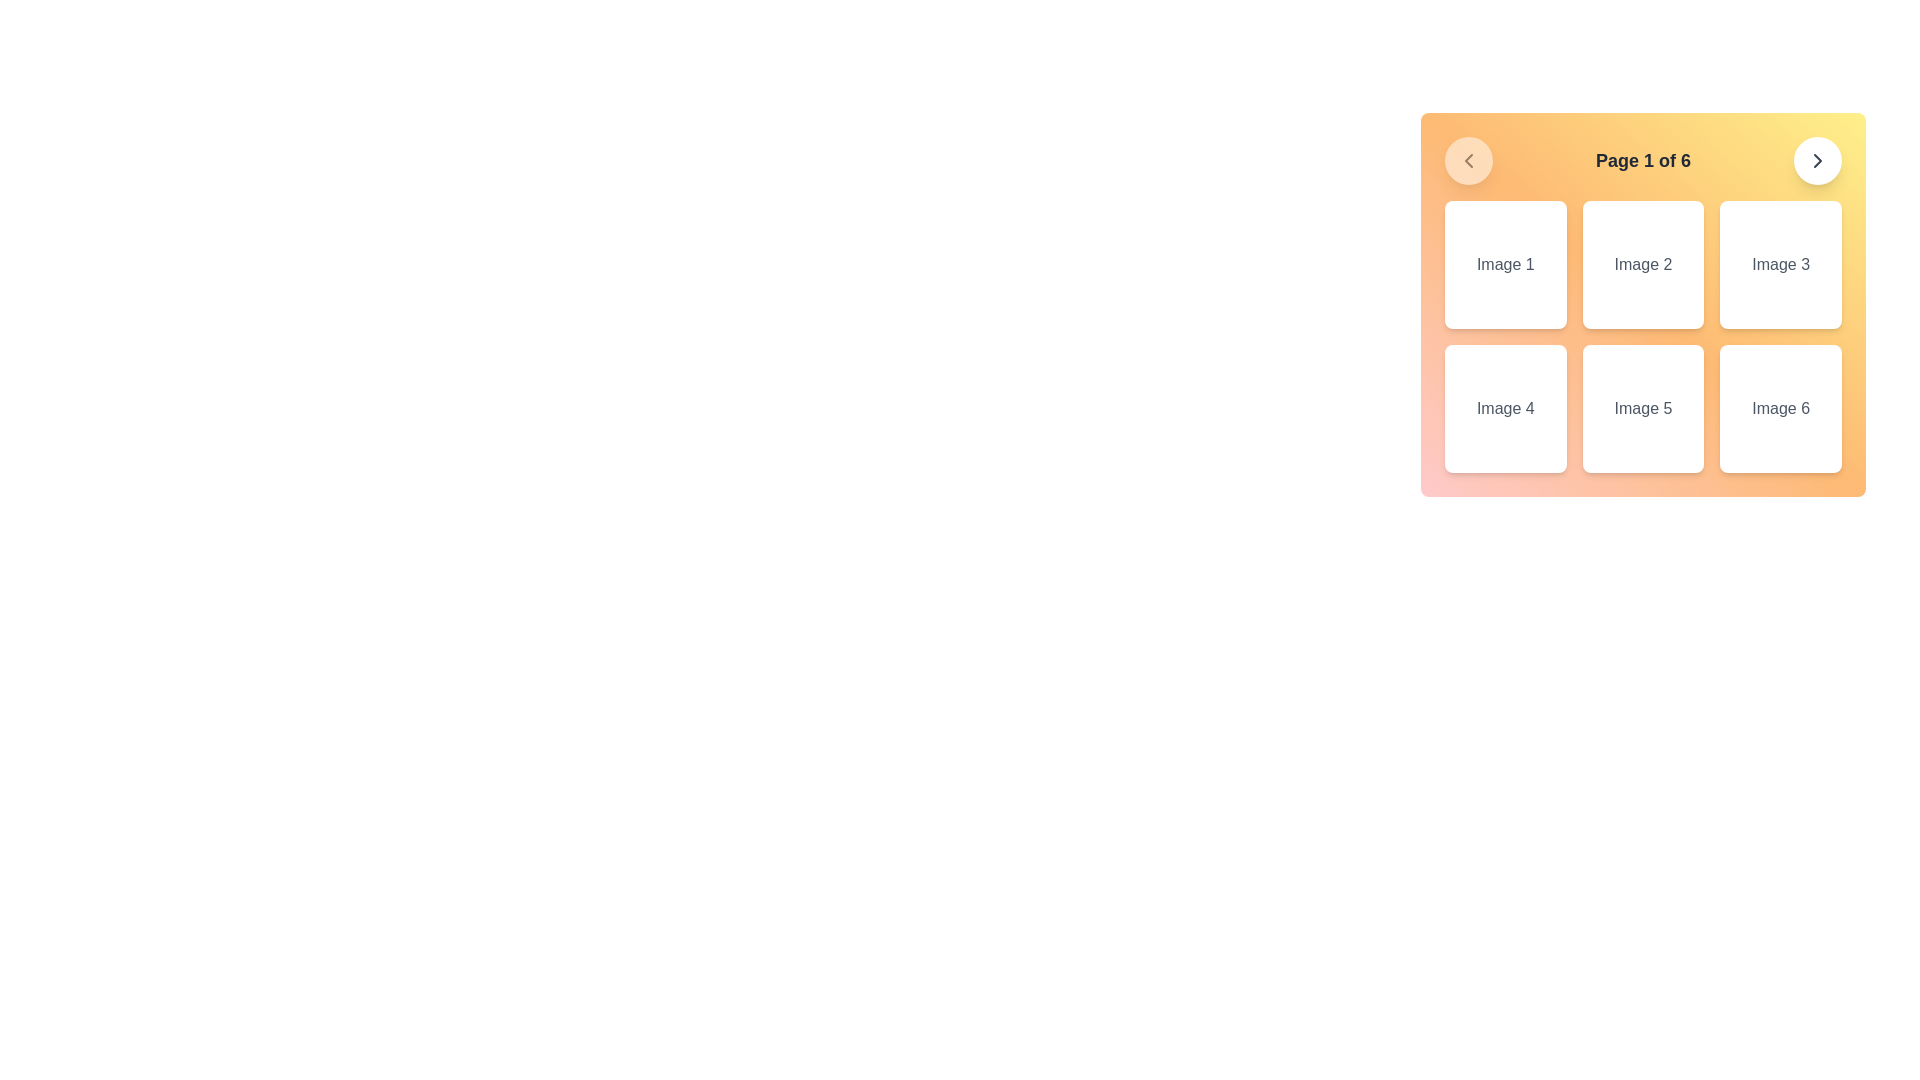 This screenshot has width=1920, height=1080. I want to click on the rectangular tile with a white background and gray text labeled 'Image 3', located in the third position of the top row in a grid layout, so click(1781, 264).